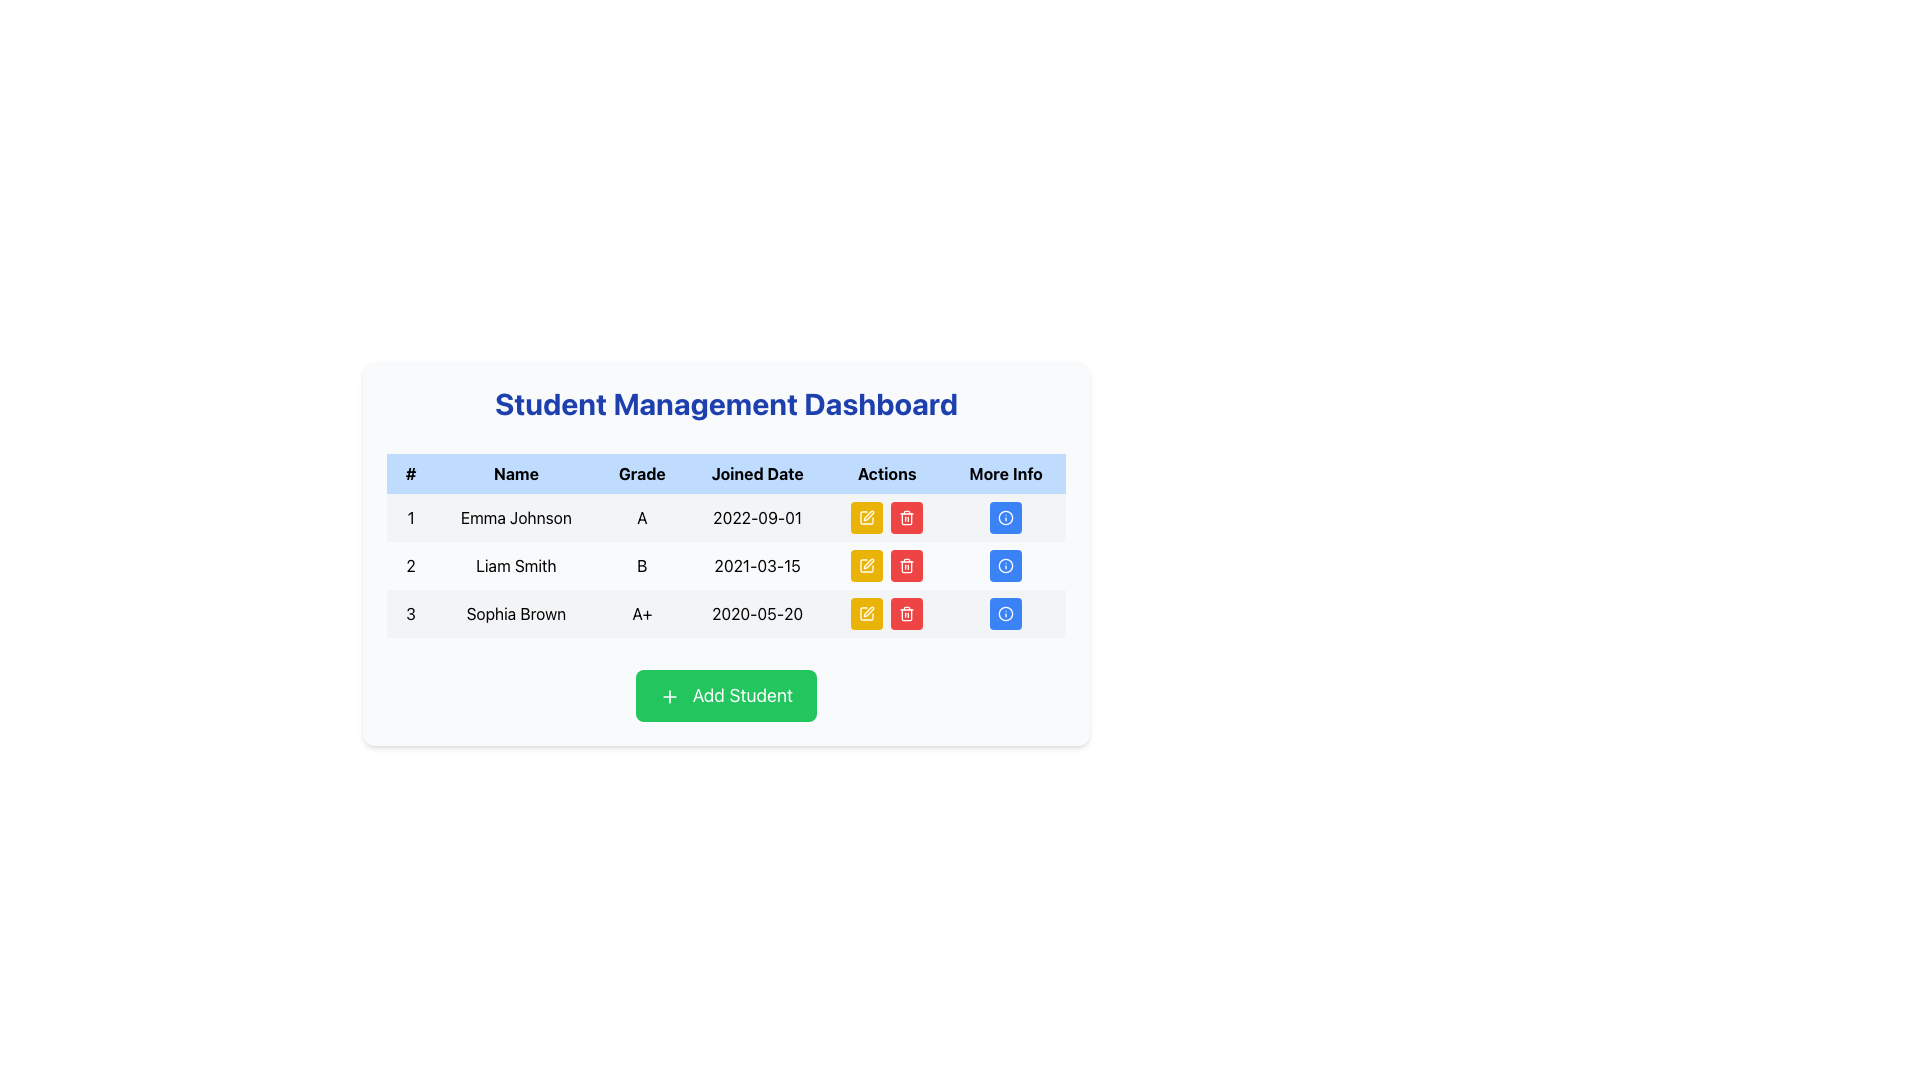 The width and height of the screenshot is (1920, 1080). What do you see at coordinates (1006, 612) in the screenshot?
I see `the circular information icon in the 'More Info' column of the third row for Sophia Brown` at bounding box center [1006, 612].